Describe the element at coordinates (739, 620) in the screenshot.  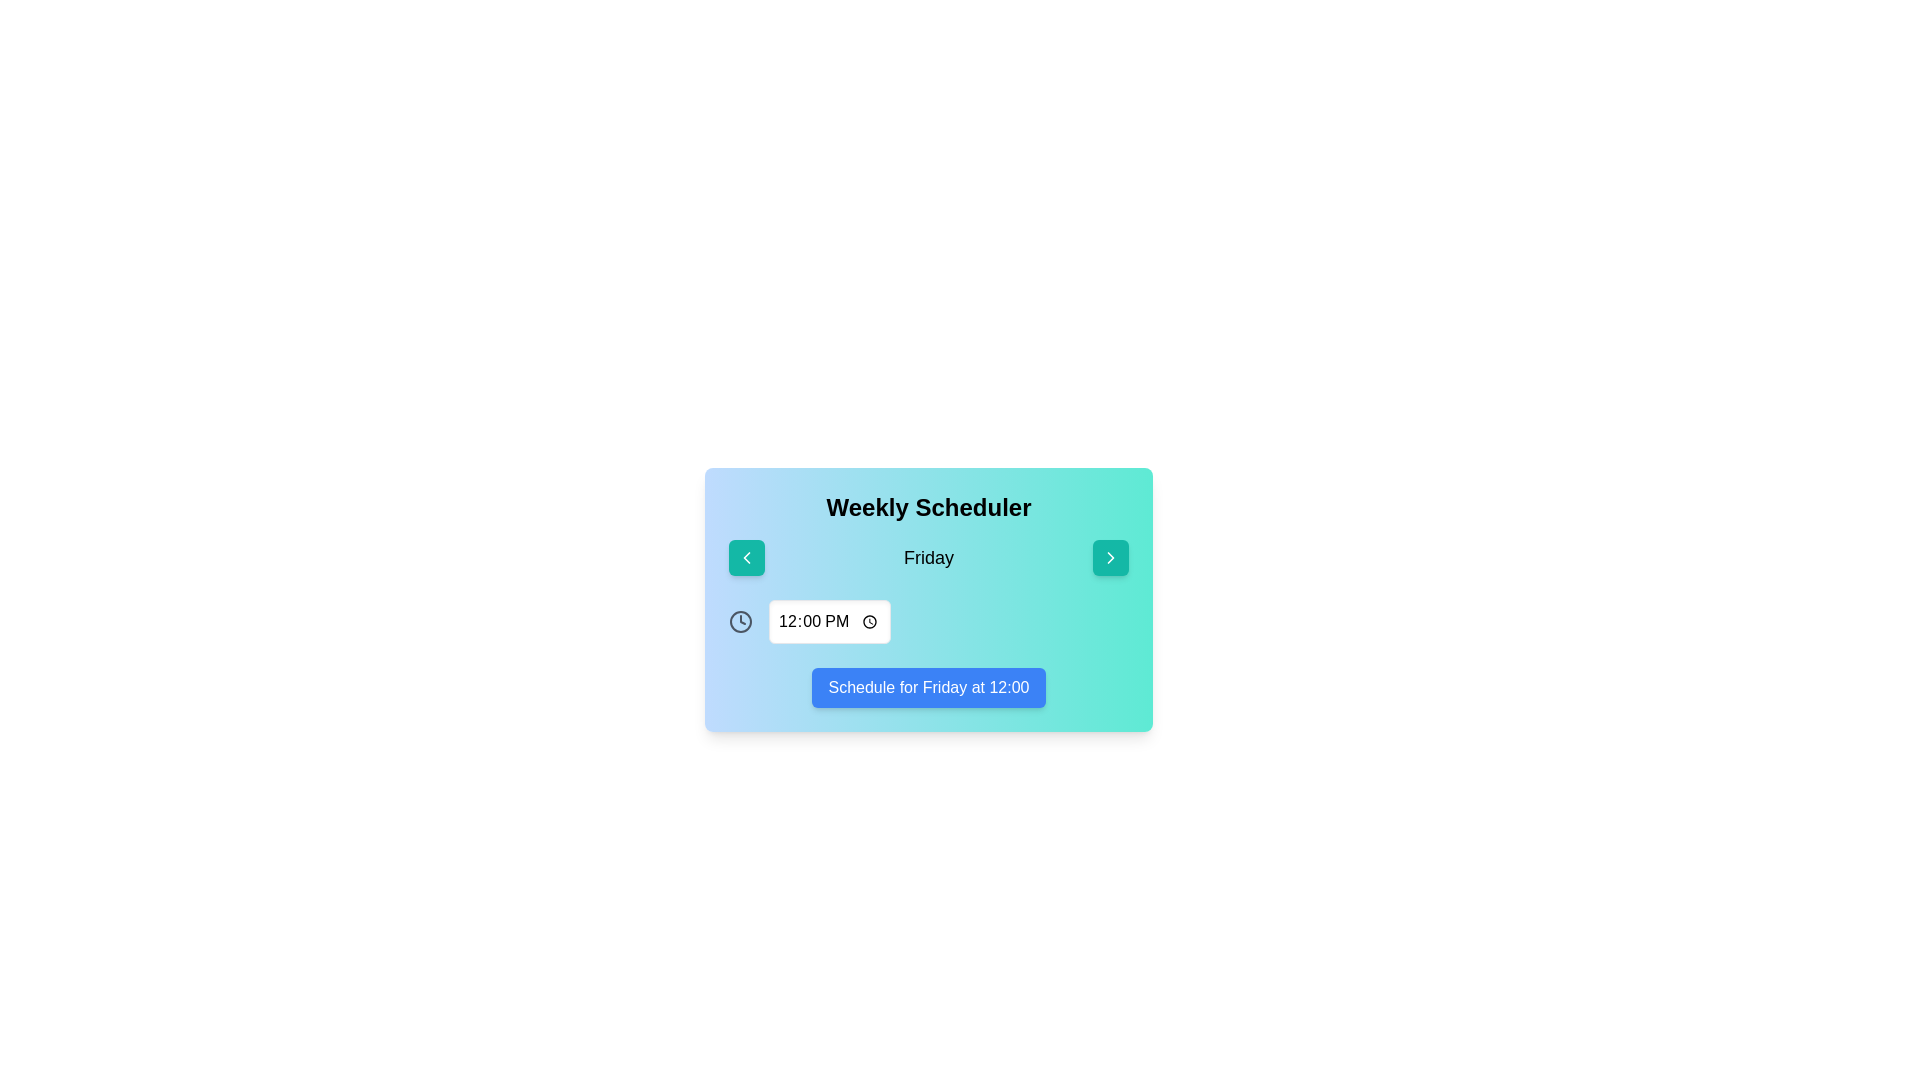
I see `SVG Circle element that represents the clock face, which is part of the clock icon located to the left of the time selection input box in the scheduling interface` at that location.